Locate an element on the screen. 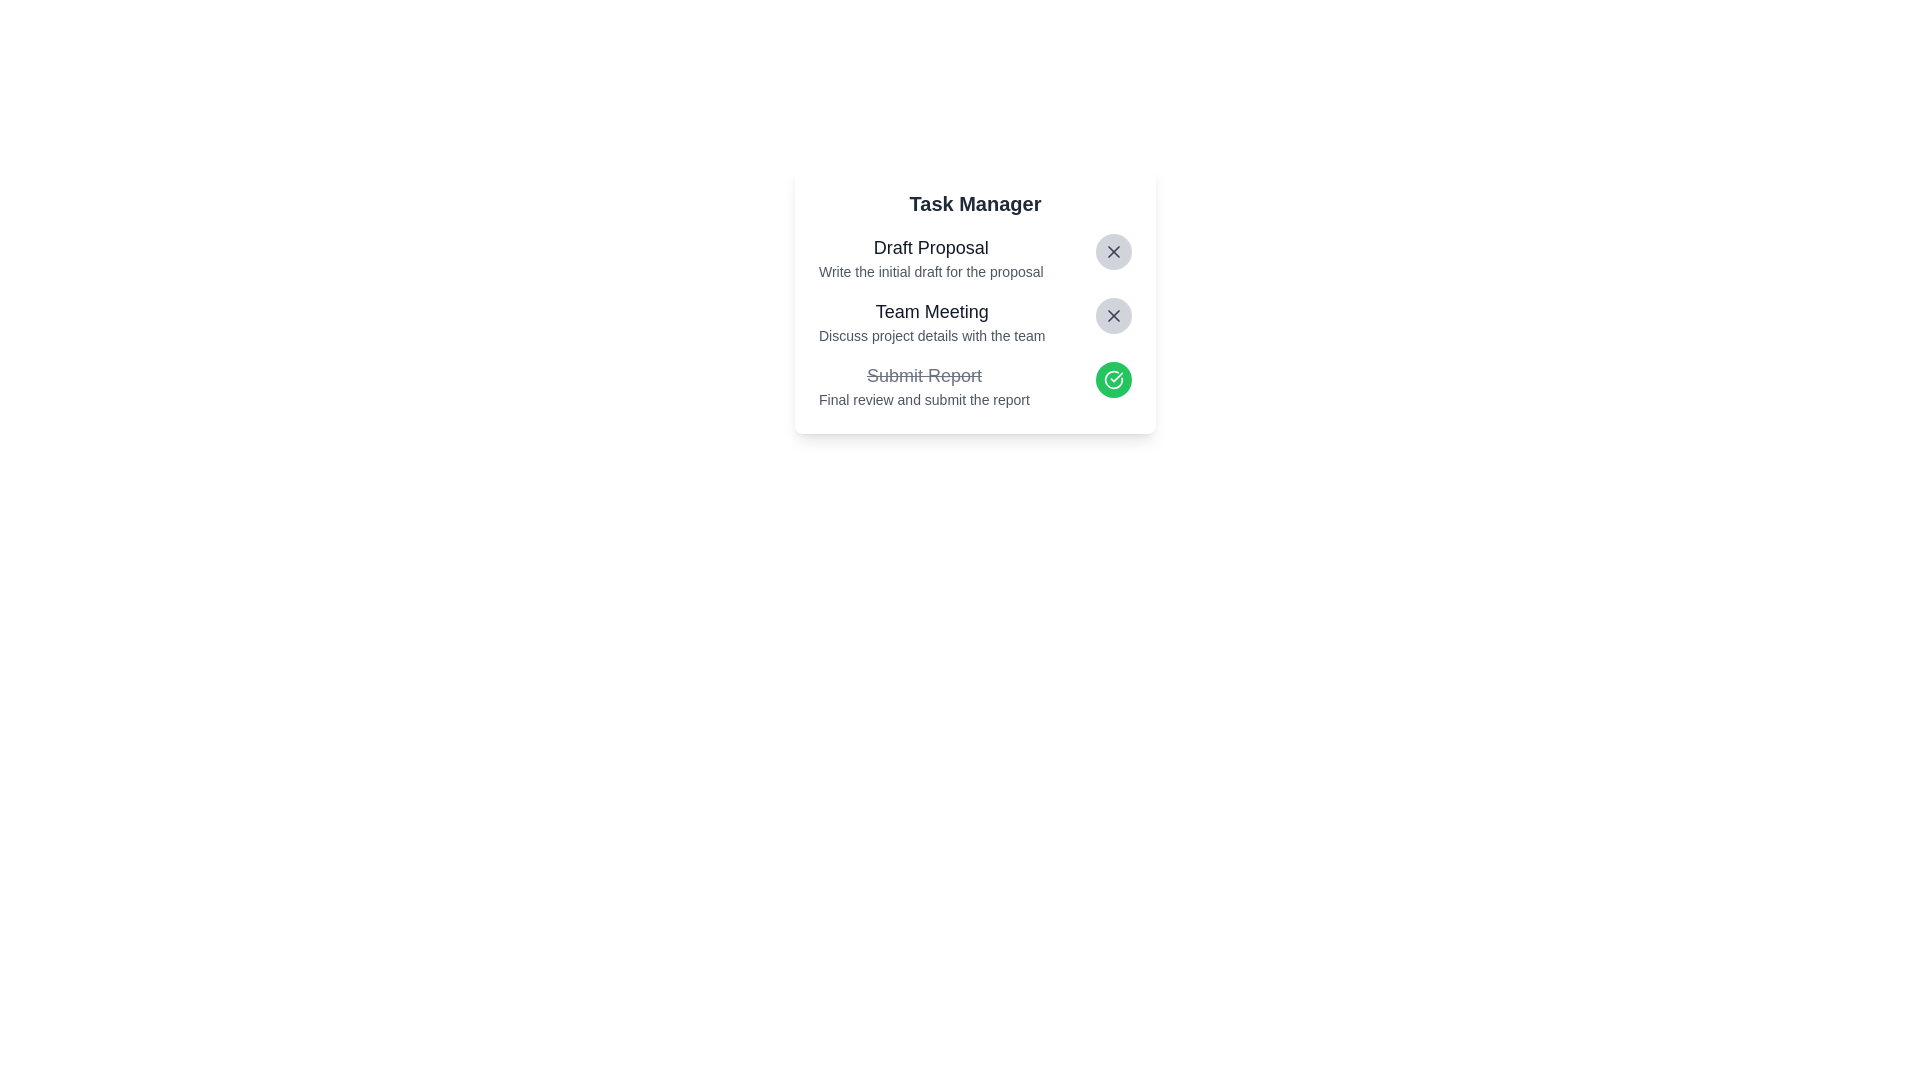 The height and width of the screenshot is (1080, 1920). the completed task entry in the task list, which has a strikethrough text and a green checkmark is located at coordinates (975, 364).